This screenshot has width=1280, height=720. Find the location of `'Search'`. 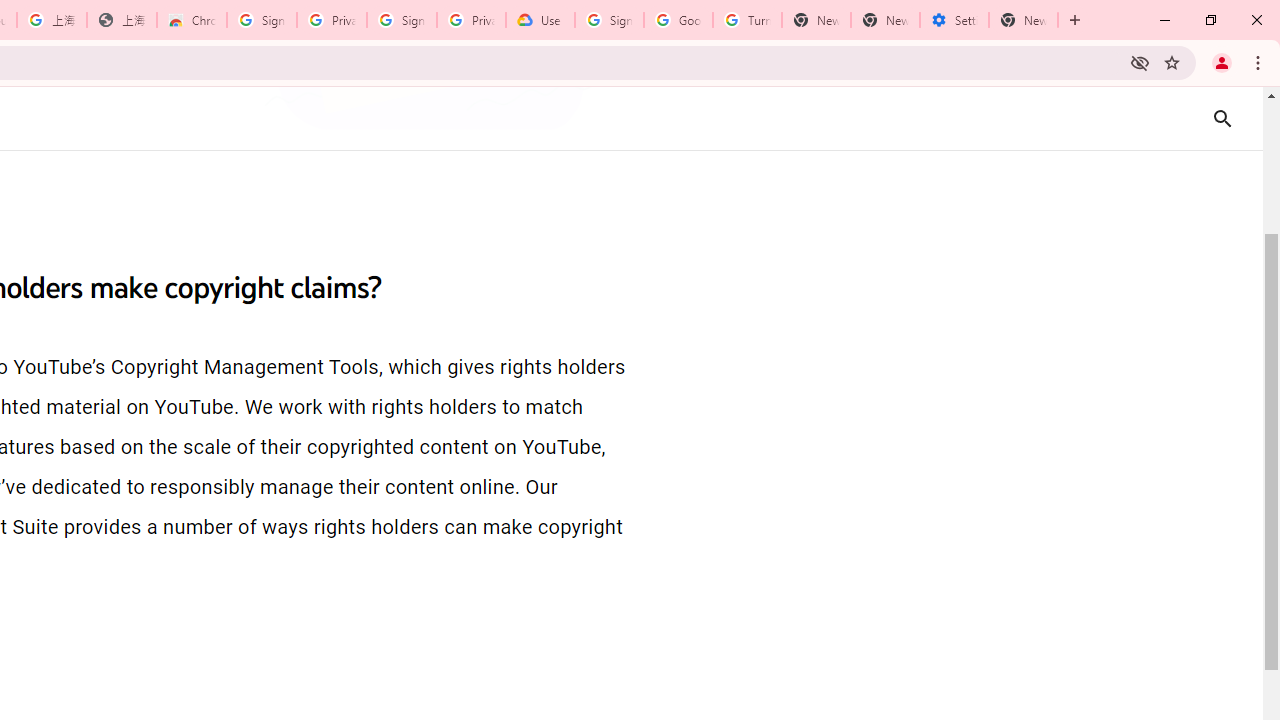

'Search' is located at coordinates (1247, 118).